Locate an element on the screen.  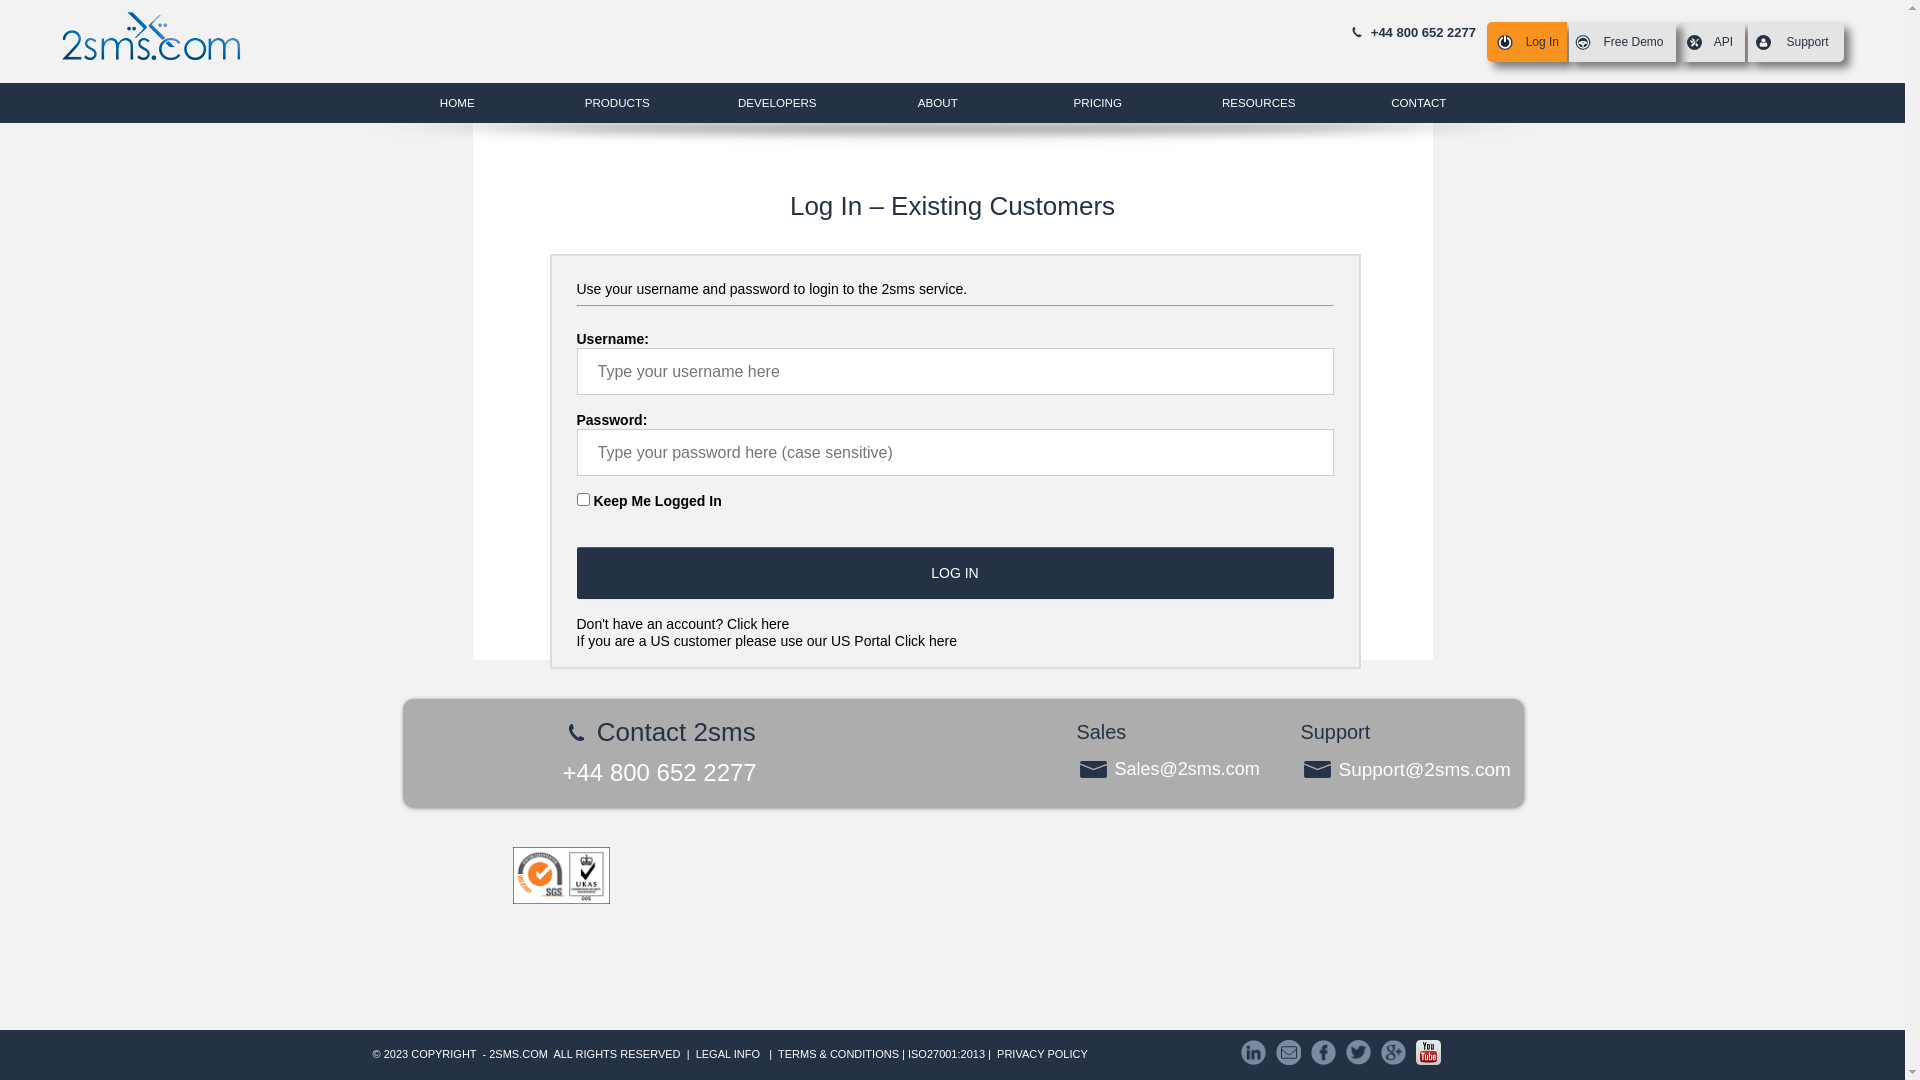
'PRODUCTS' is located at coordinates (616, 103).